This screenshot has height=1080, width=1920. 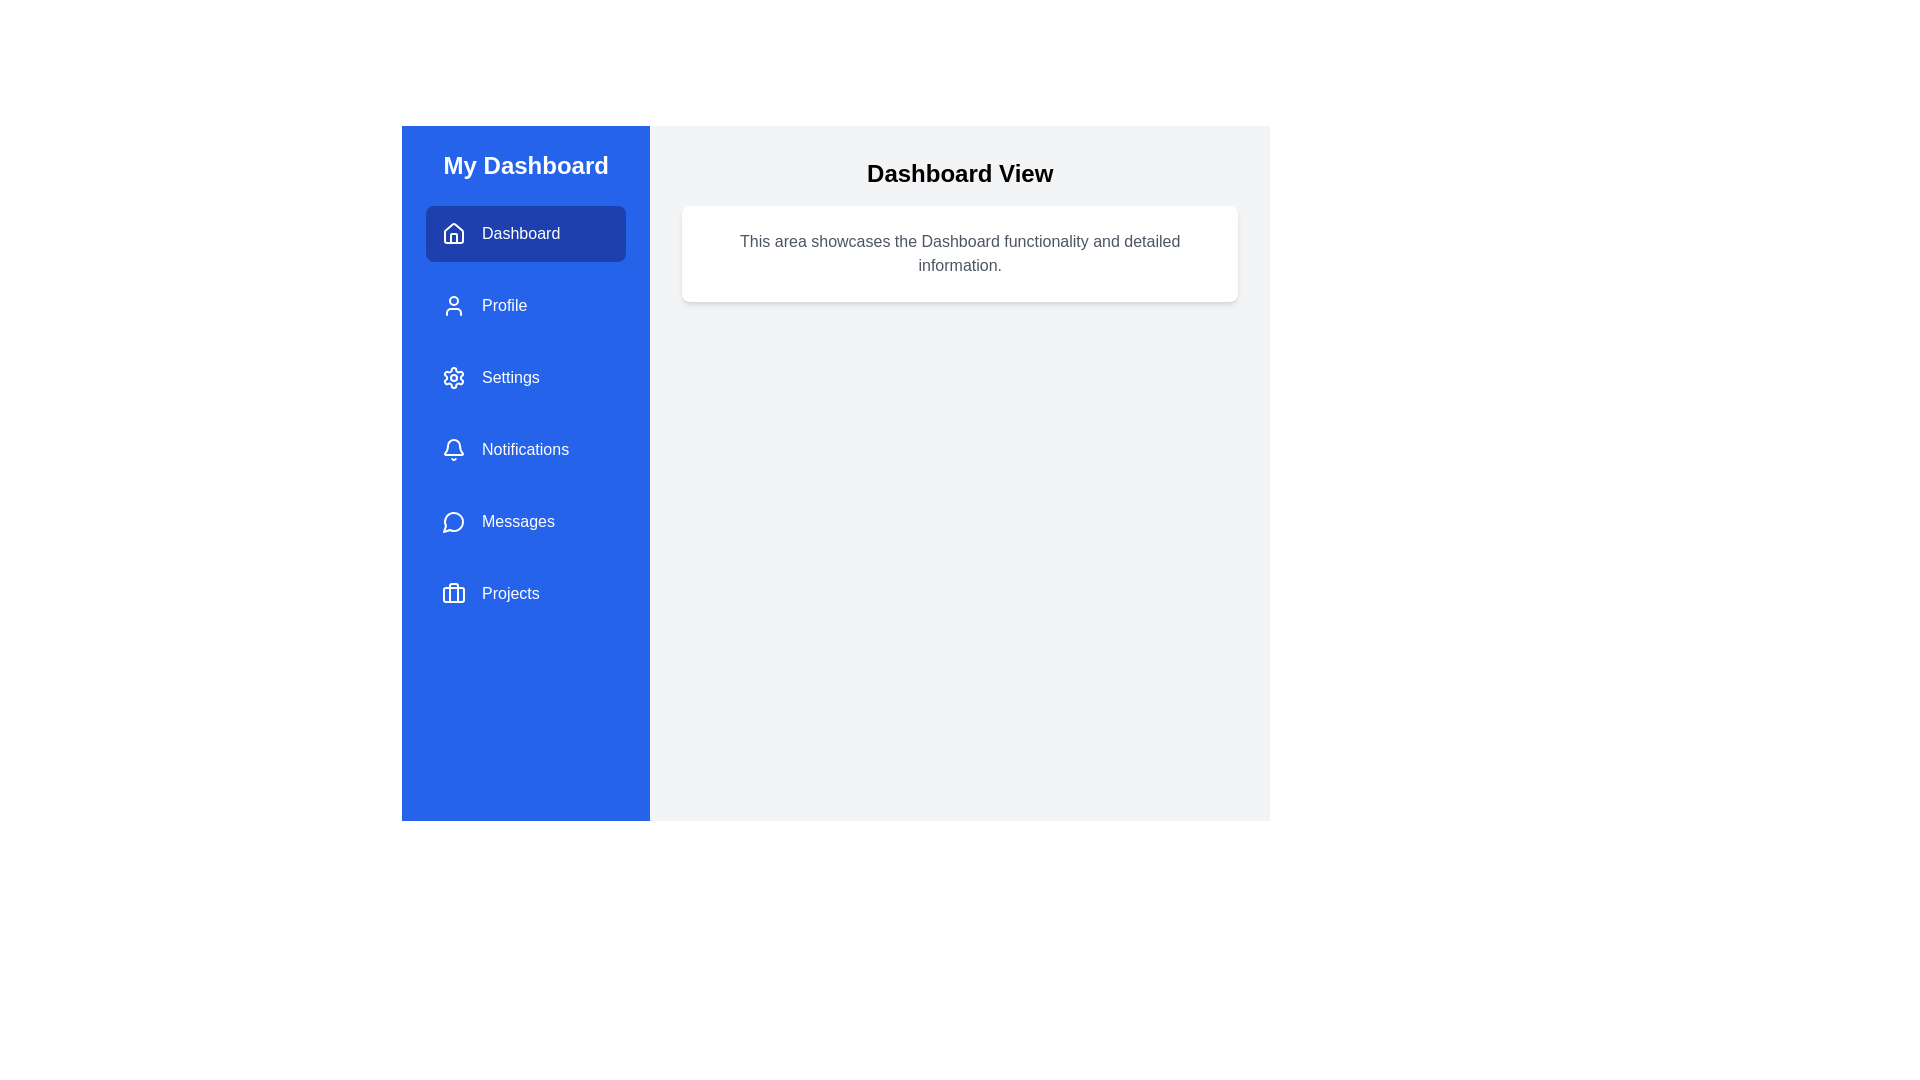 What do you see at coordinates (526, 593) in the screenshot?
I see `the menu item labeled Projects to navigate to its associated view` at bounding box center [526, 593].